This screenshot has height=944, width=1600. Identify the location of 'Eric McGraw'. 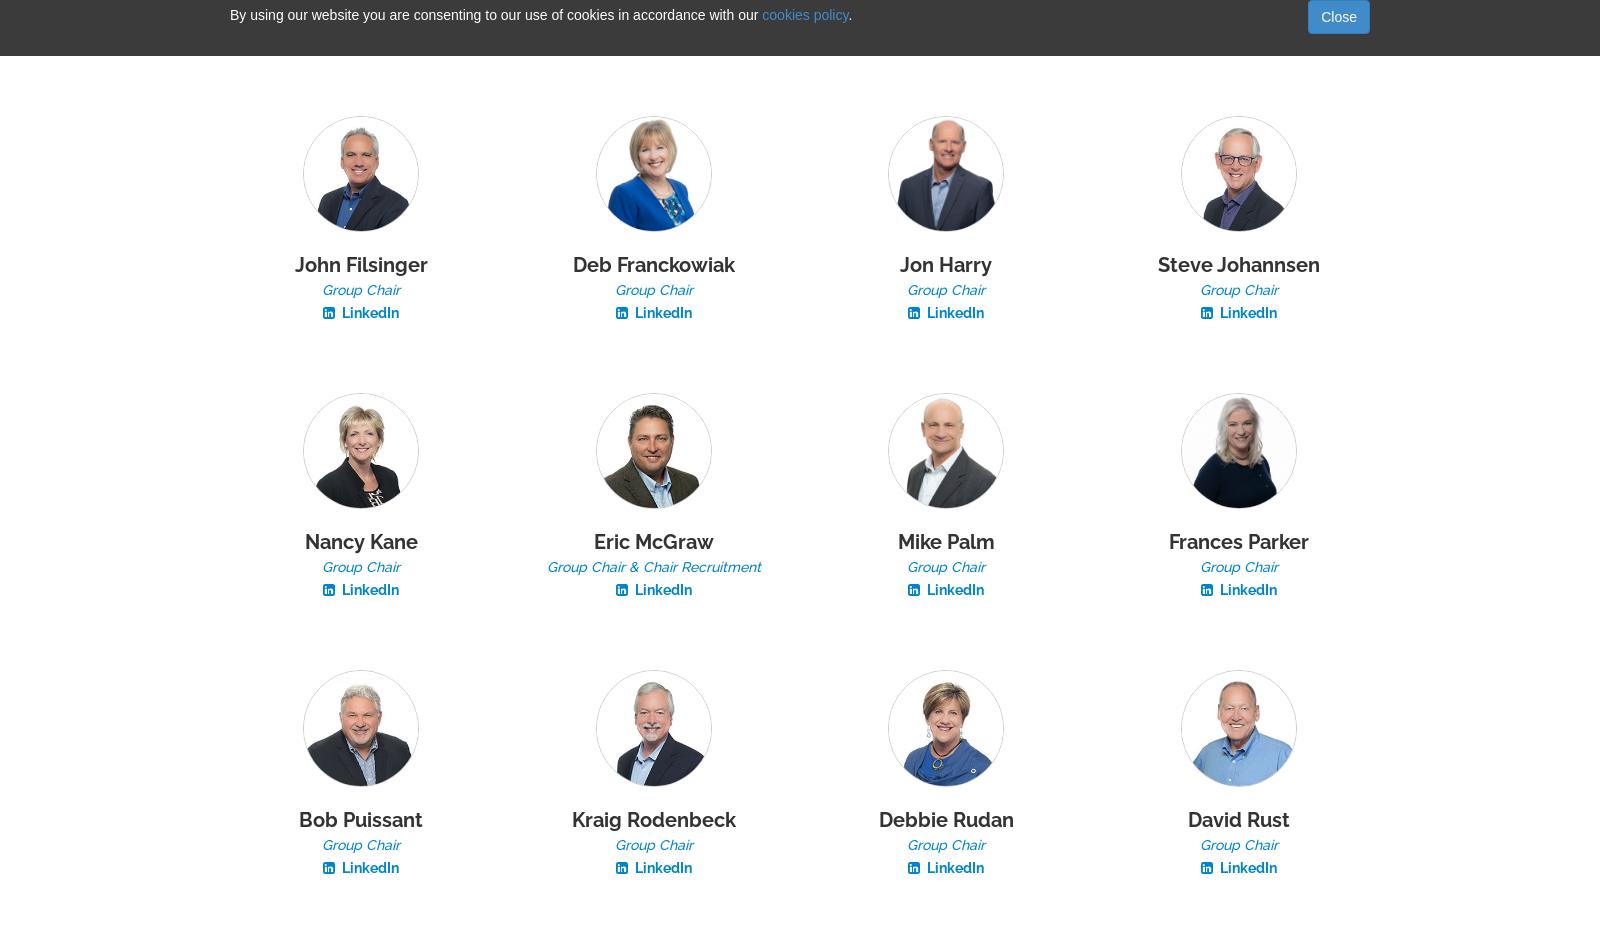
(591, 541).